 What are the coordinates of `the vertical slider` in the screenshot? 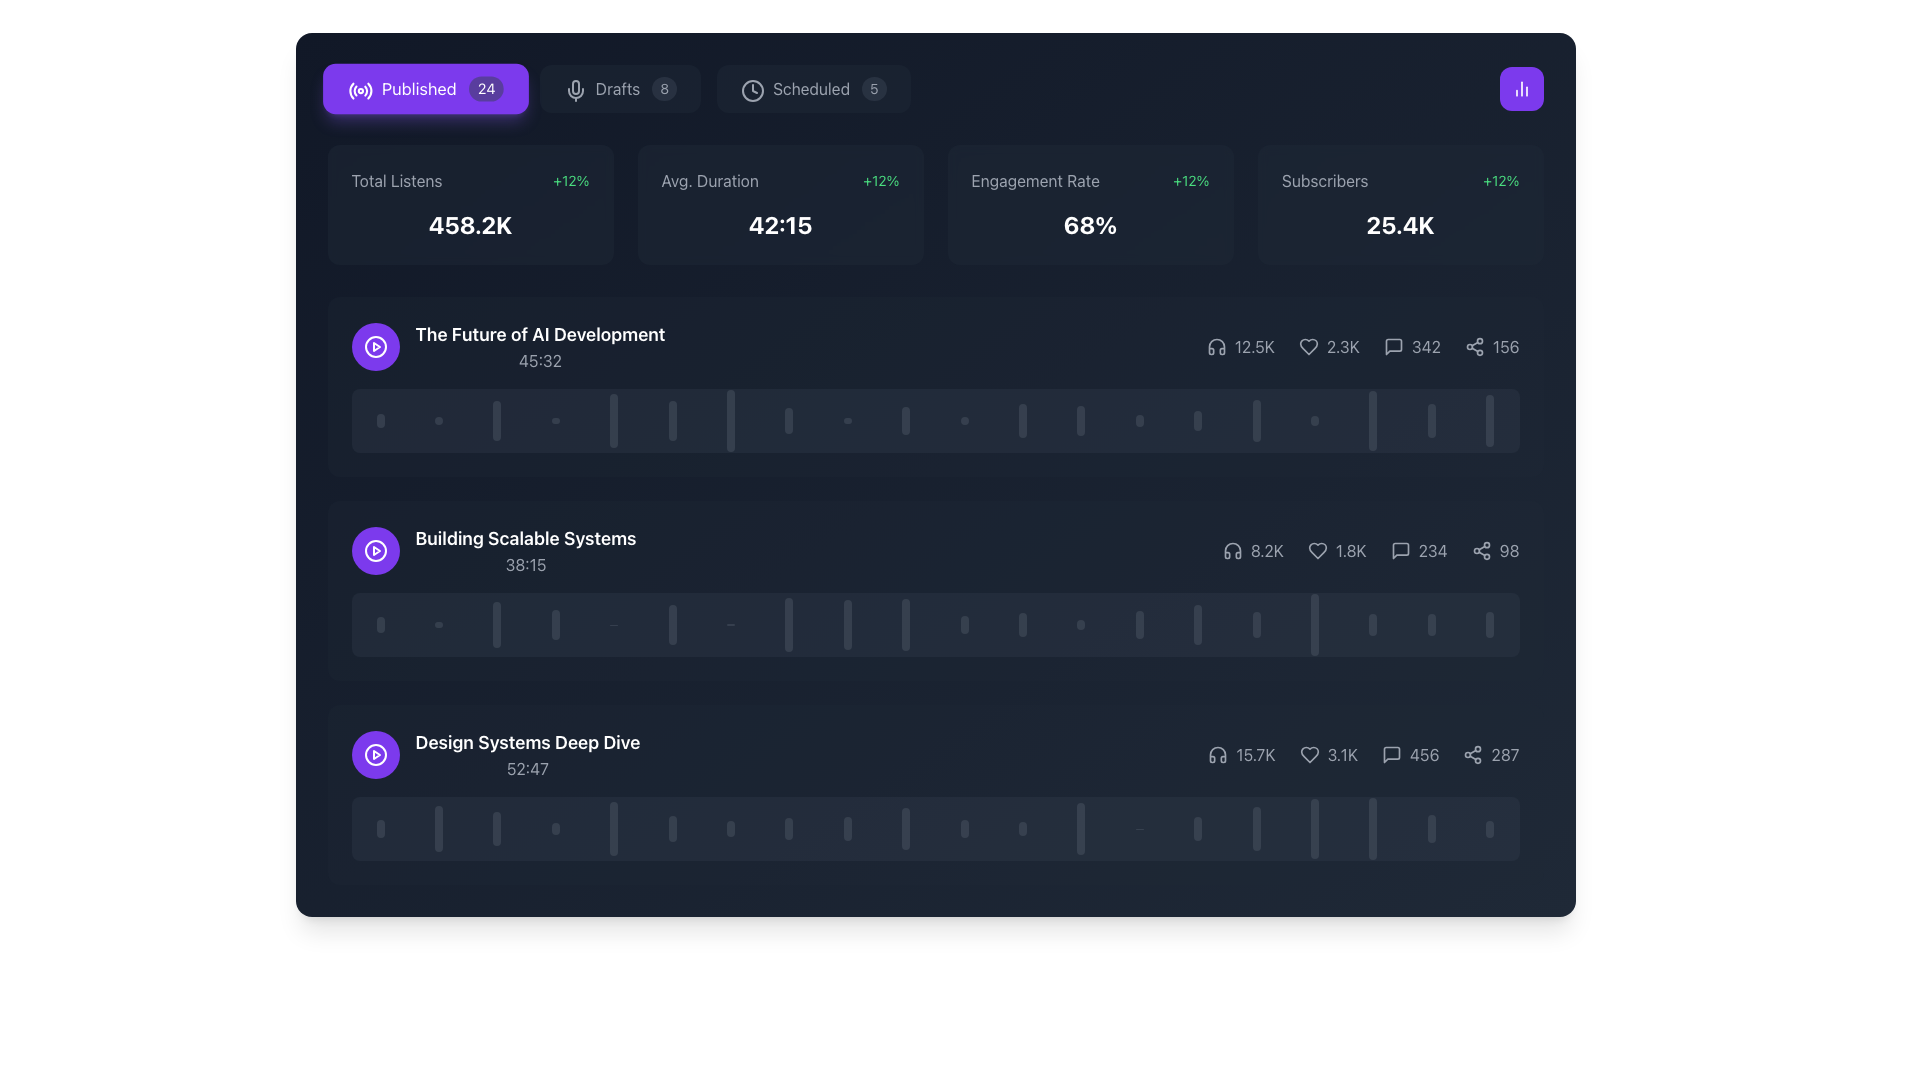 It's located at (1255, 825).